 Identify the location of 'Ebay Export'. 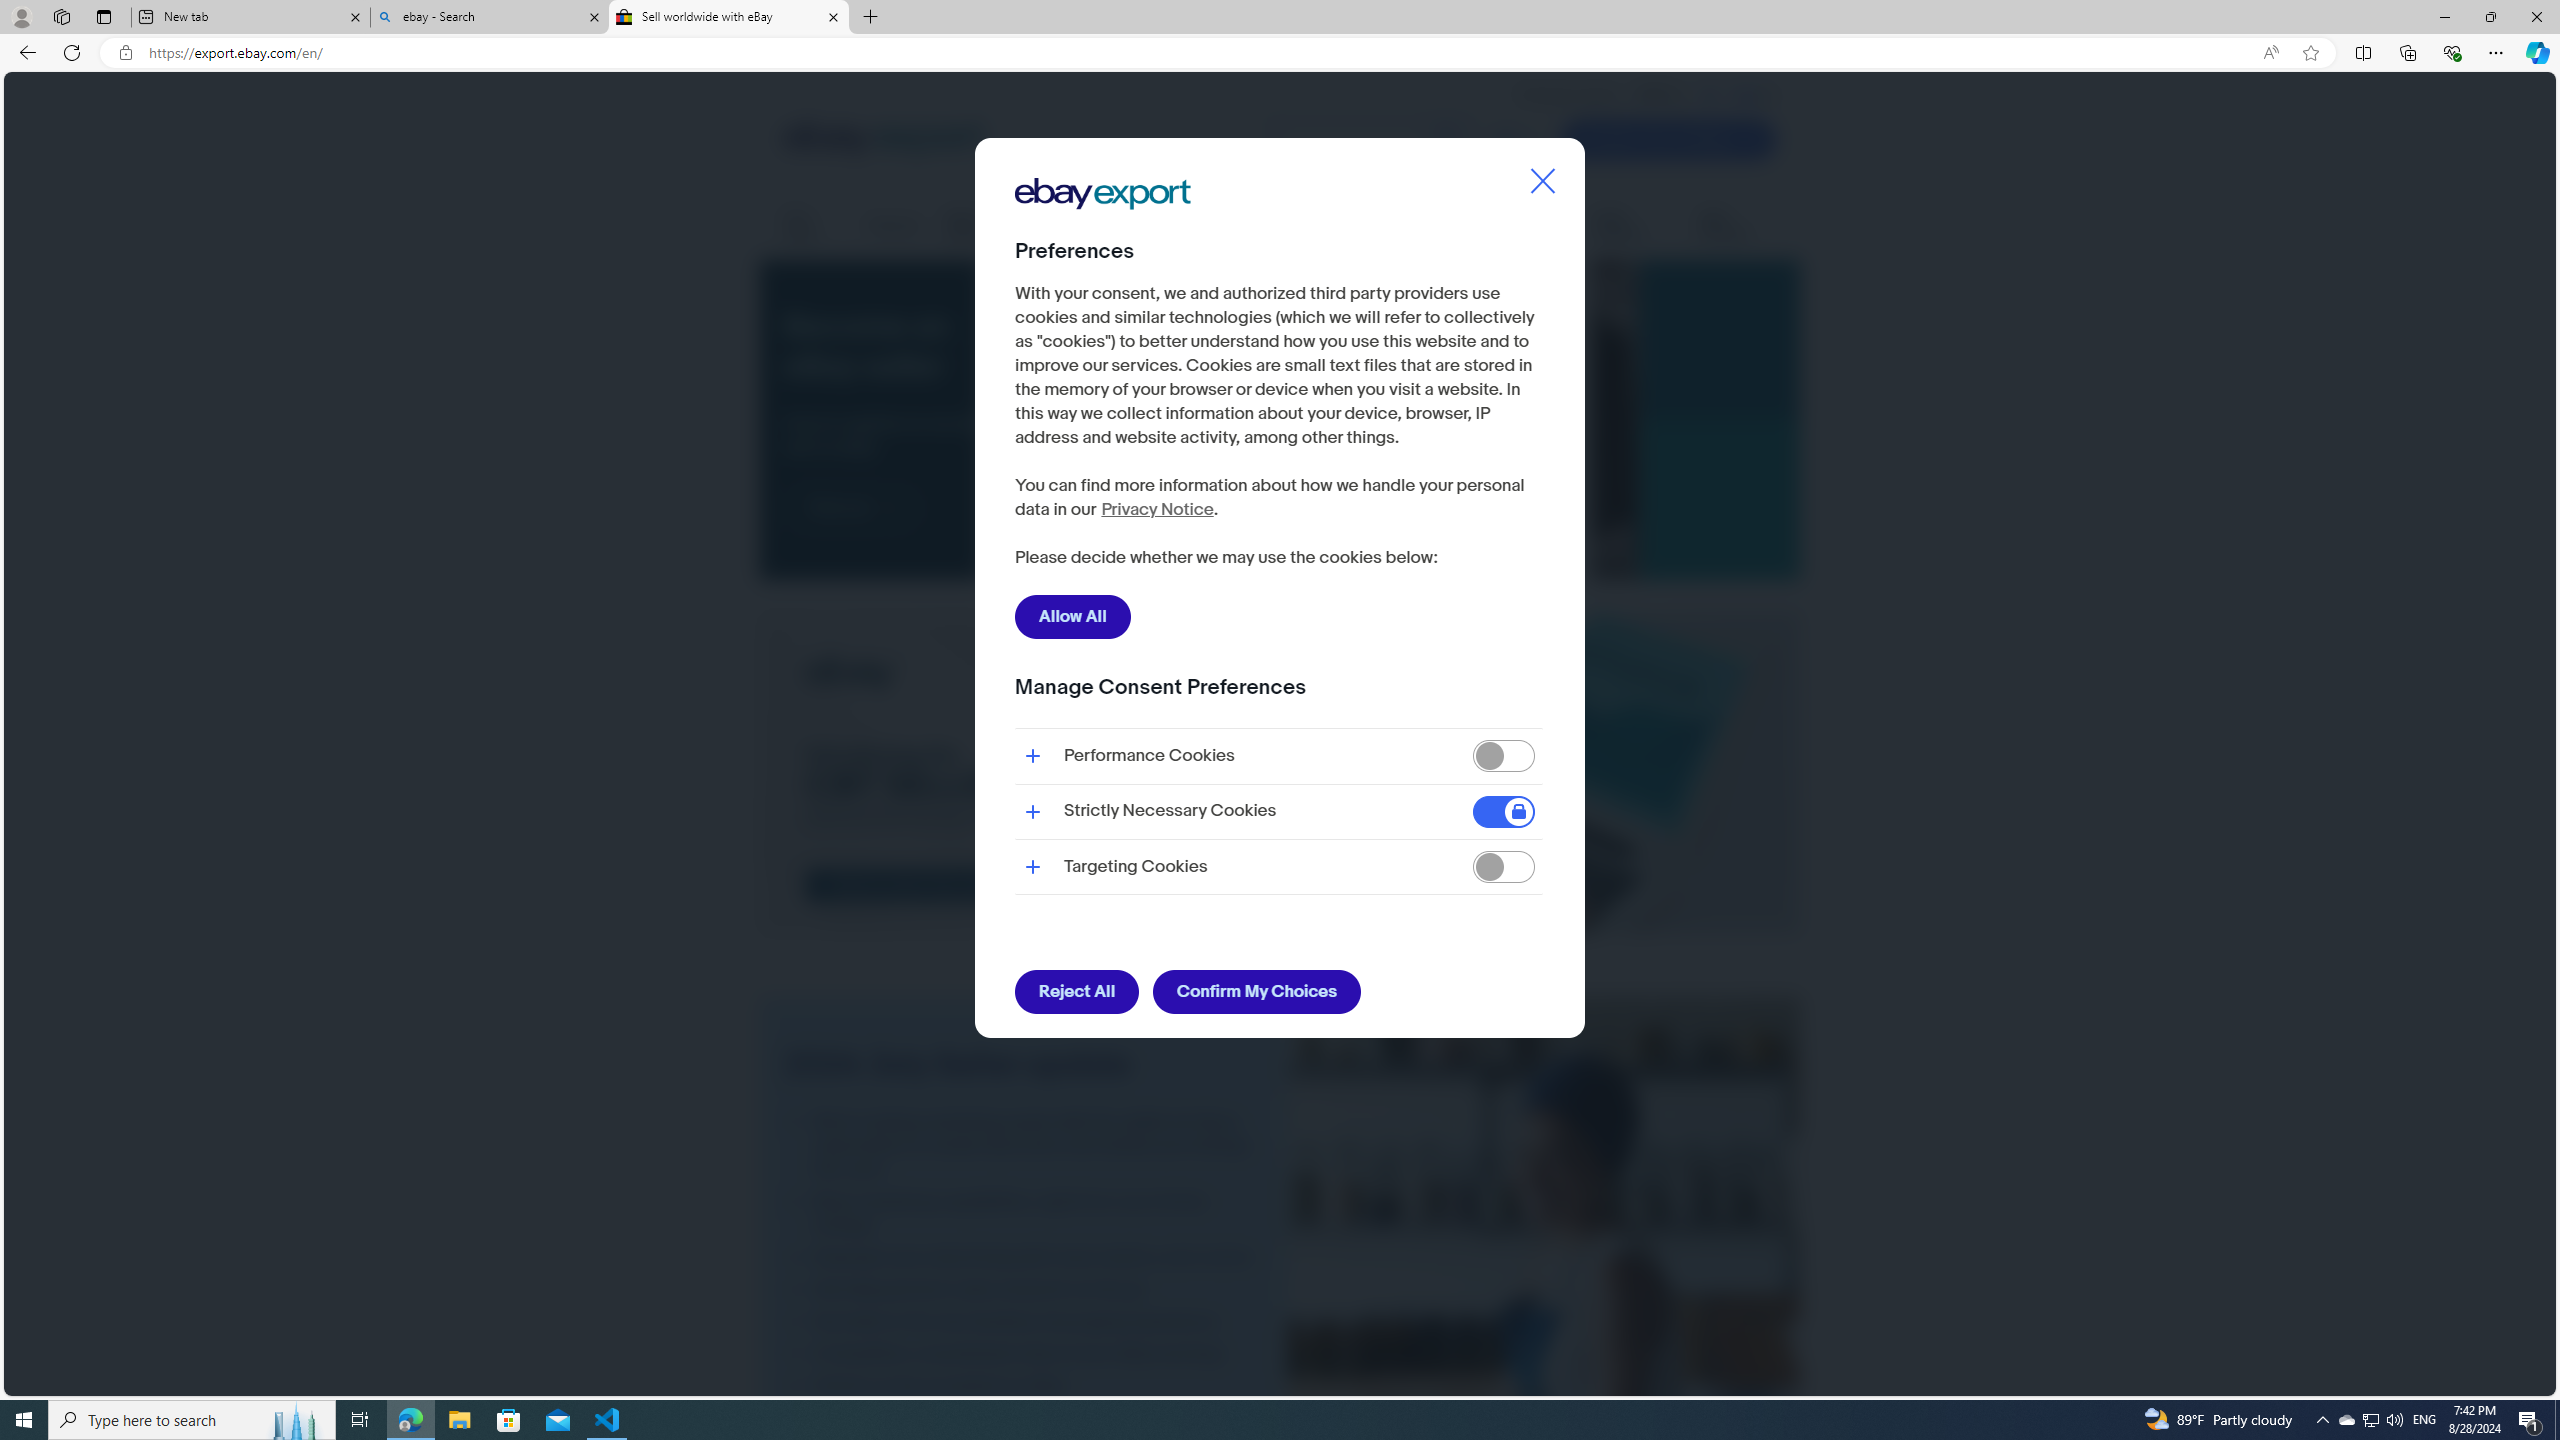
(1108, 256).